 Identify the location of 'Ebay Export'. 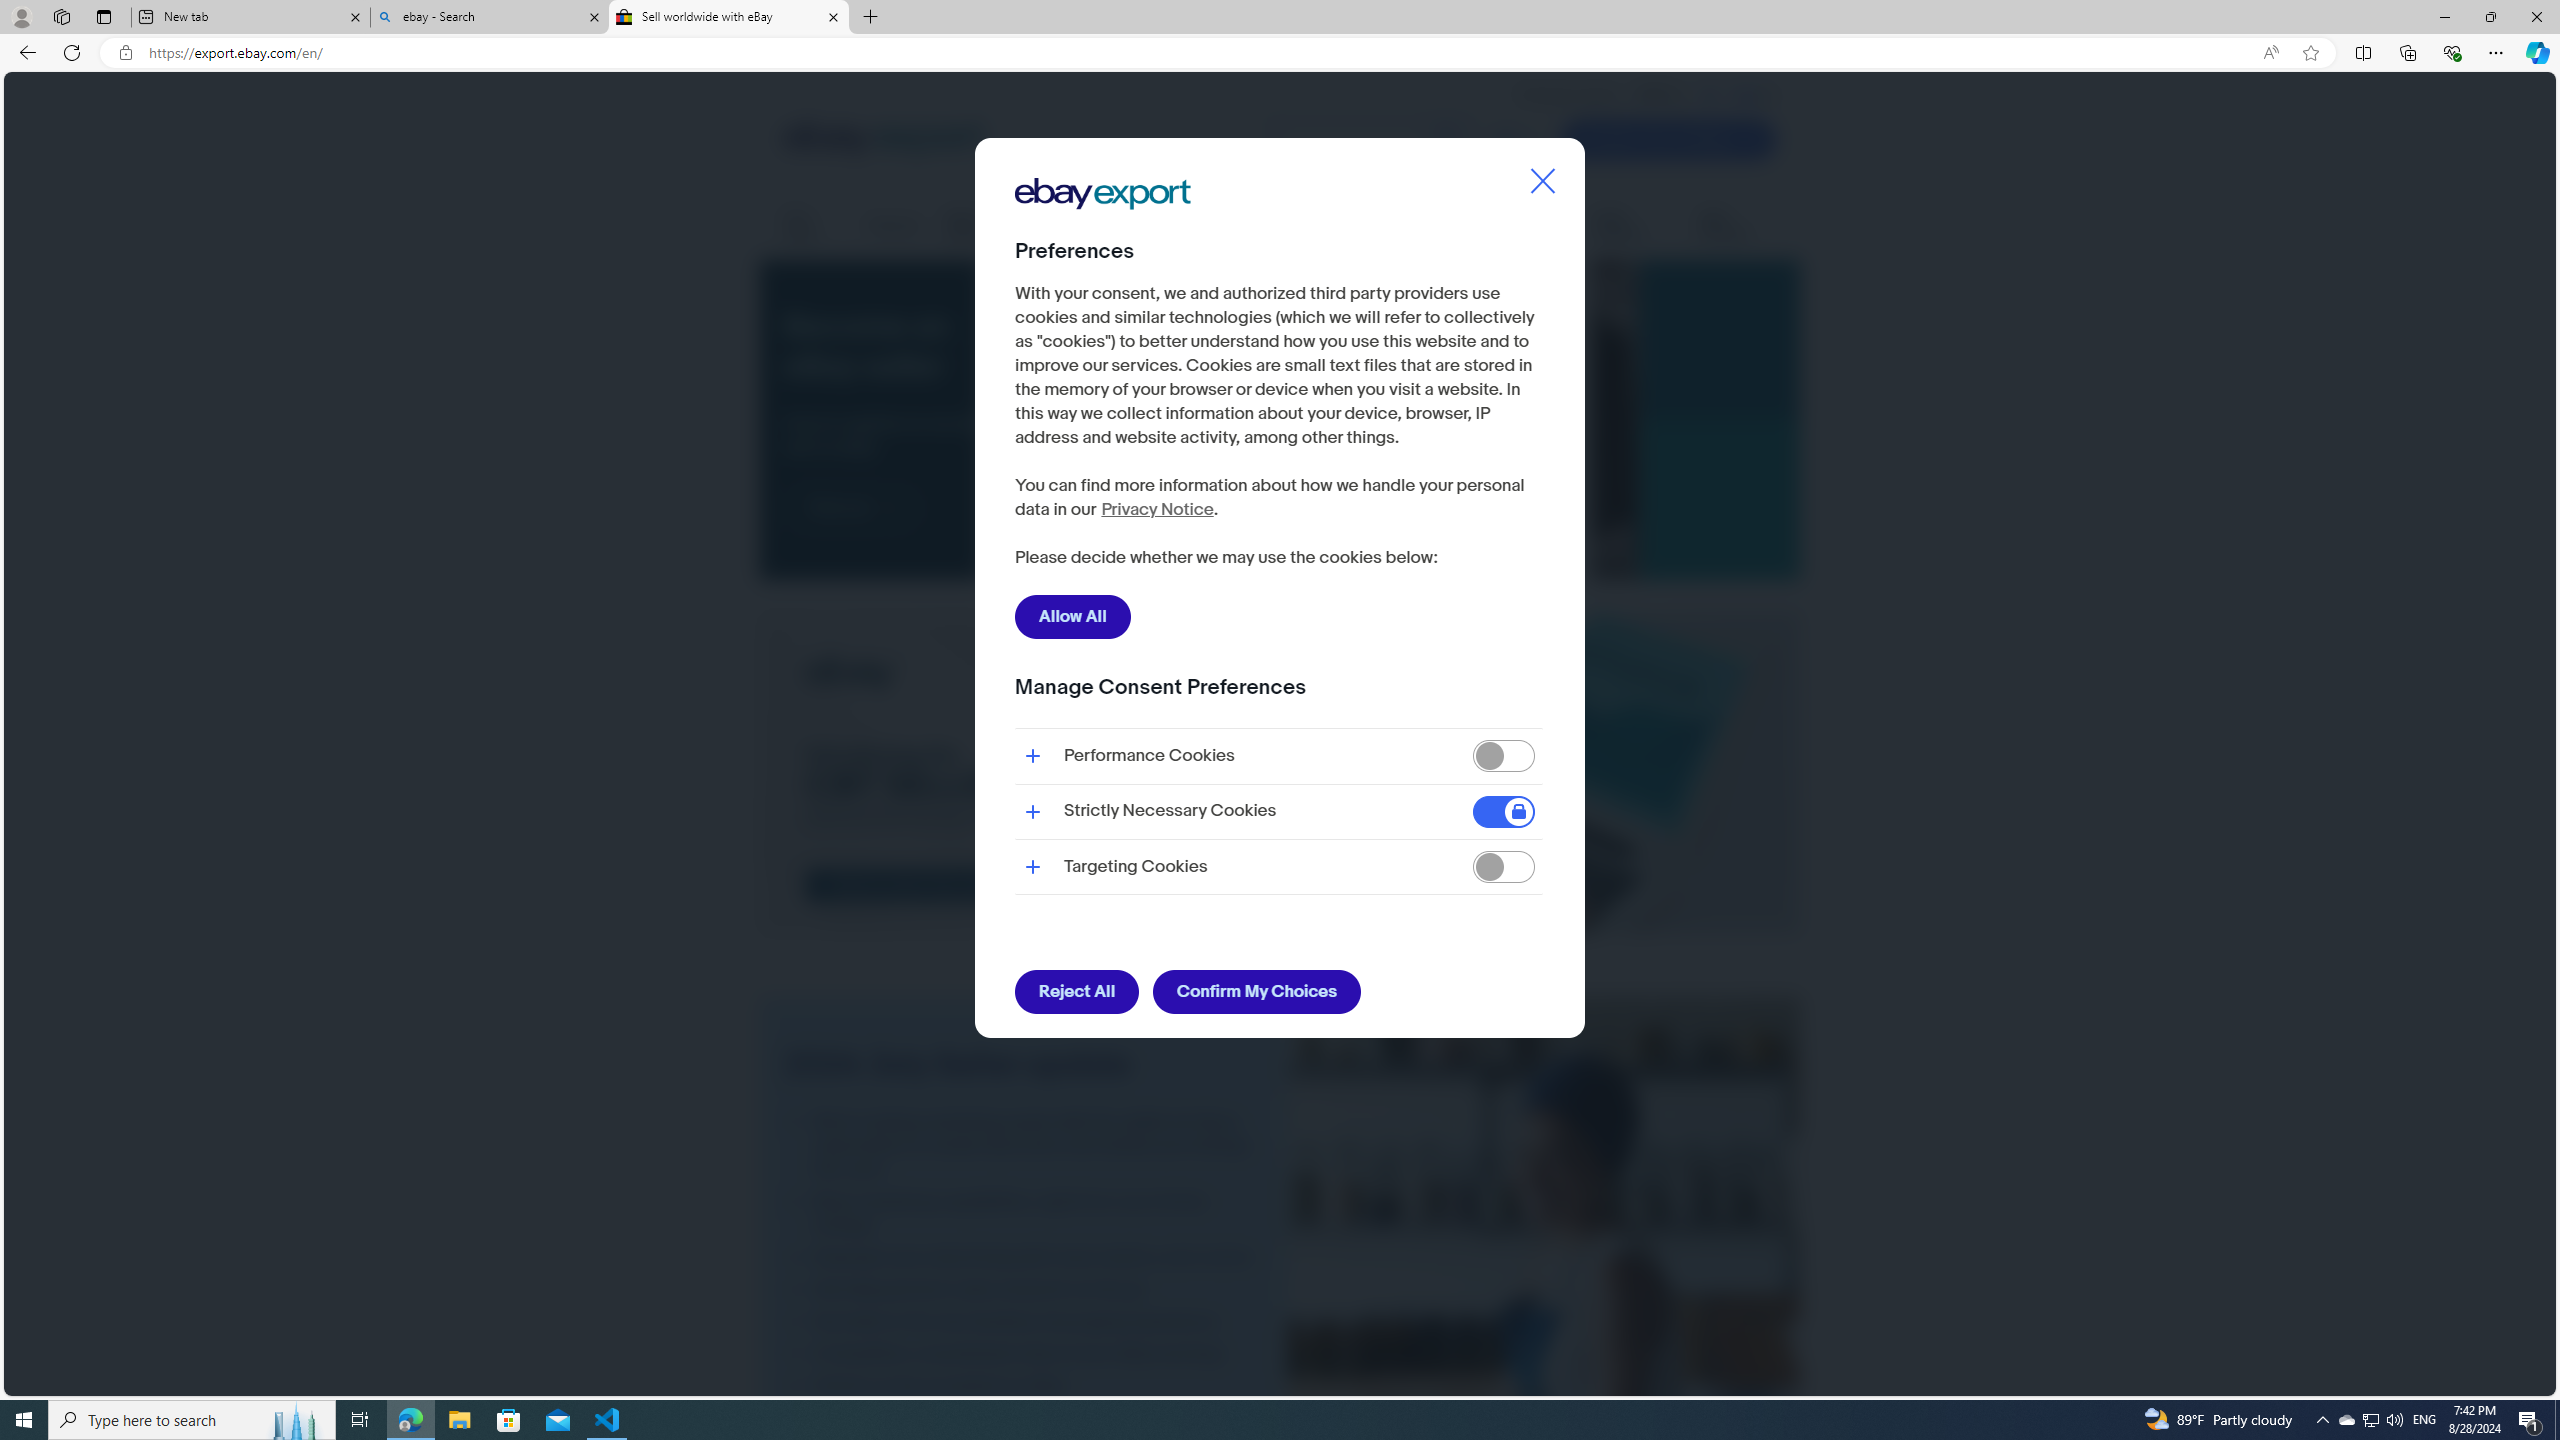
(1108, 256).